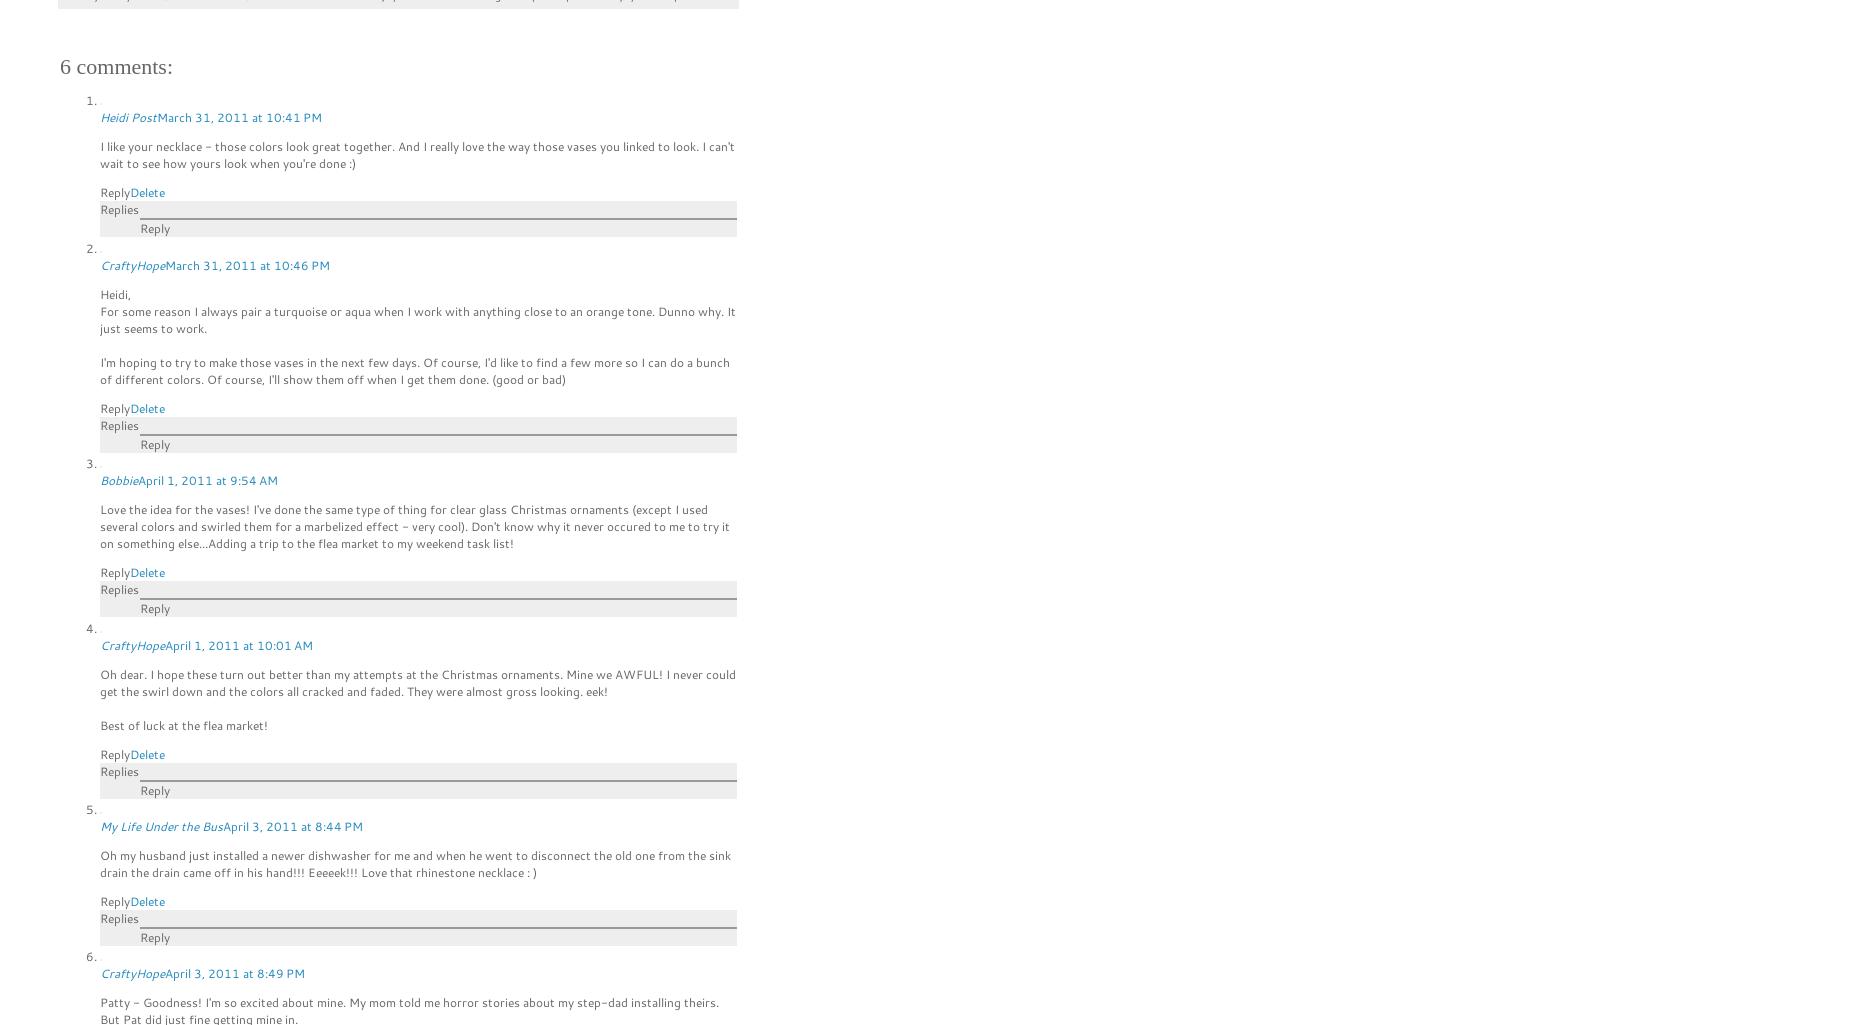  I want to click on '6 comments:', so click(116, 65).